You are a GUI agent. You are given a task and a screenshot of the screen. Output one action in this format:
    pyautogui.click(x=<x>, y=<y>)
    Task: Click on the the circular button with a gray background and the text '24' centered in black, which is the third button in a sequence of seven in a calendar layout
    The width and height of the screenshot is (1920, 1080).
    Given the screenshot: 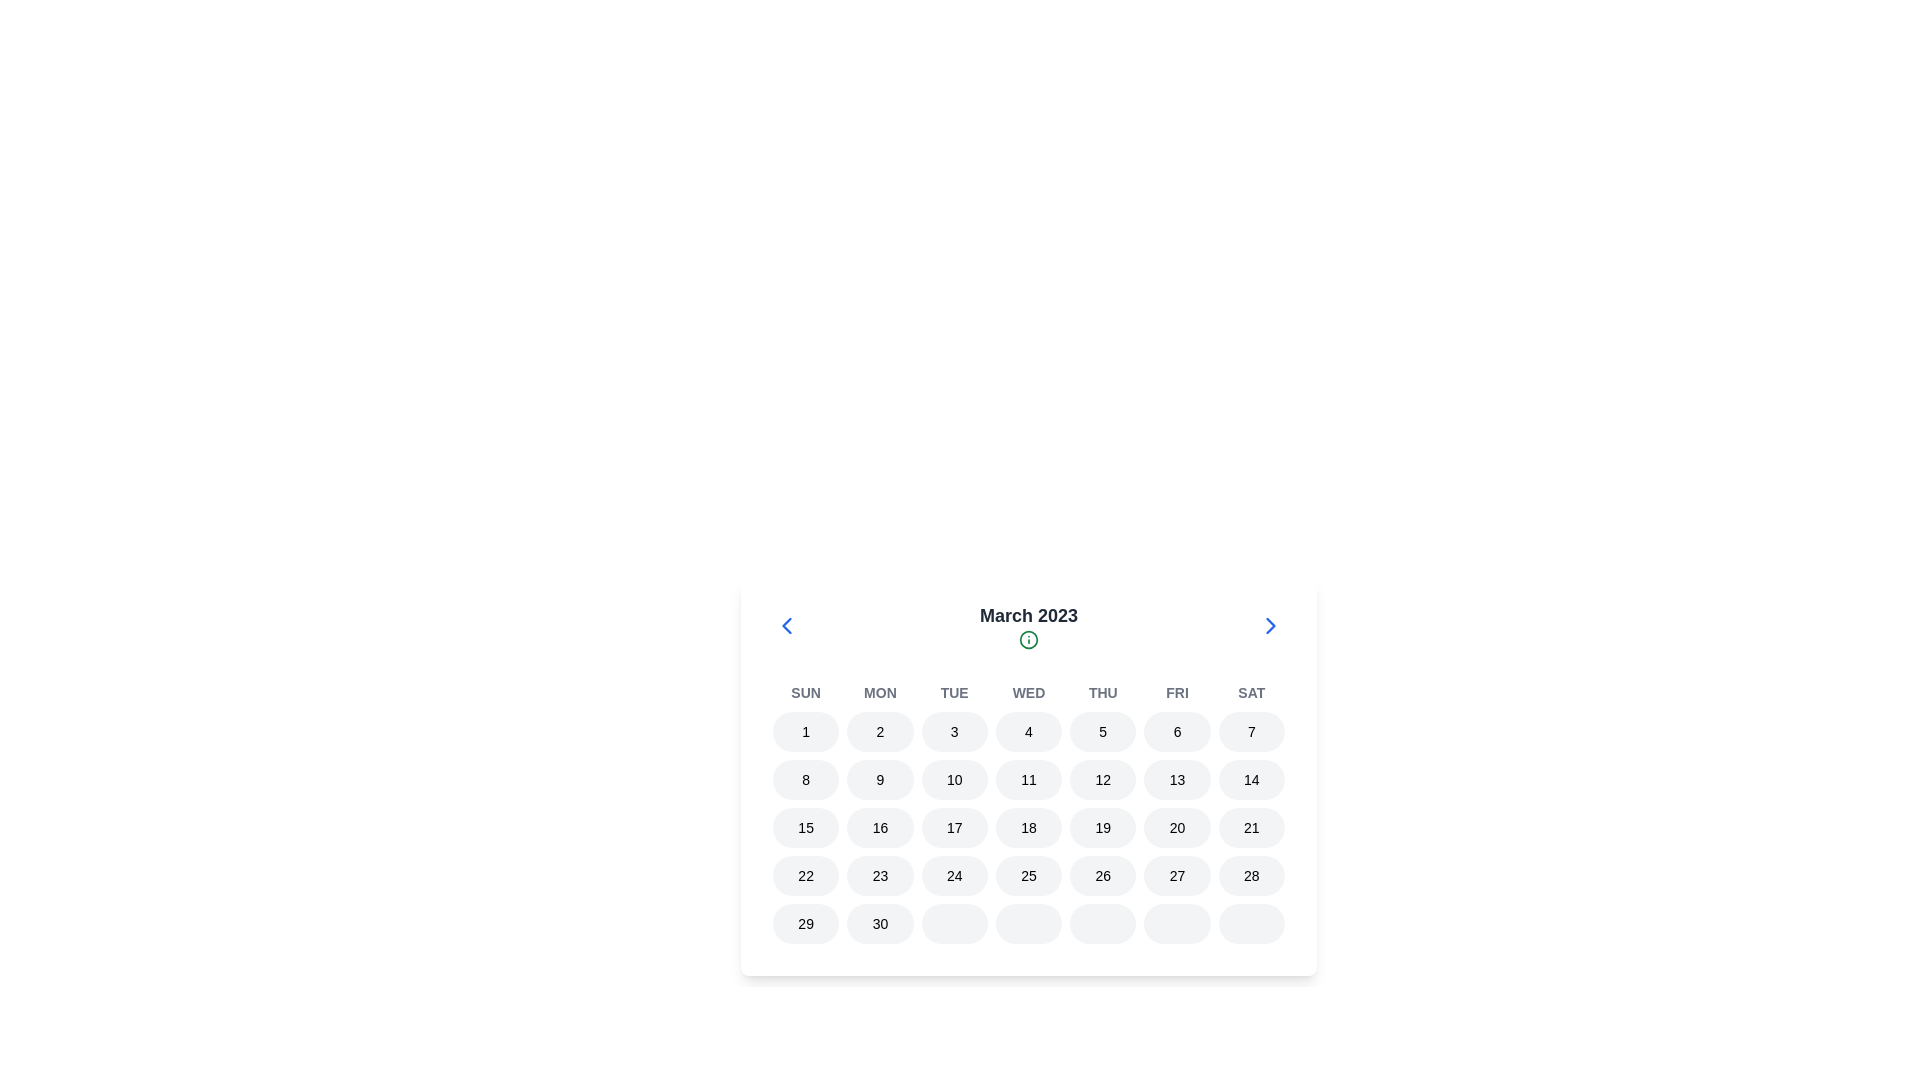 What is the action you would take?
    pyautogui.click(x=953, y=874)
    